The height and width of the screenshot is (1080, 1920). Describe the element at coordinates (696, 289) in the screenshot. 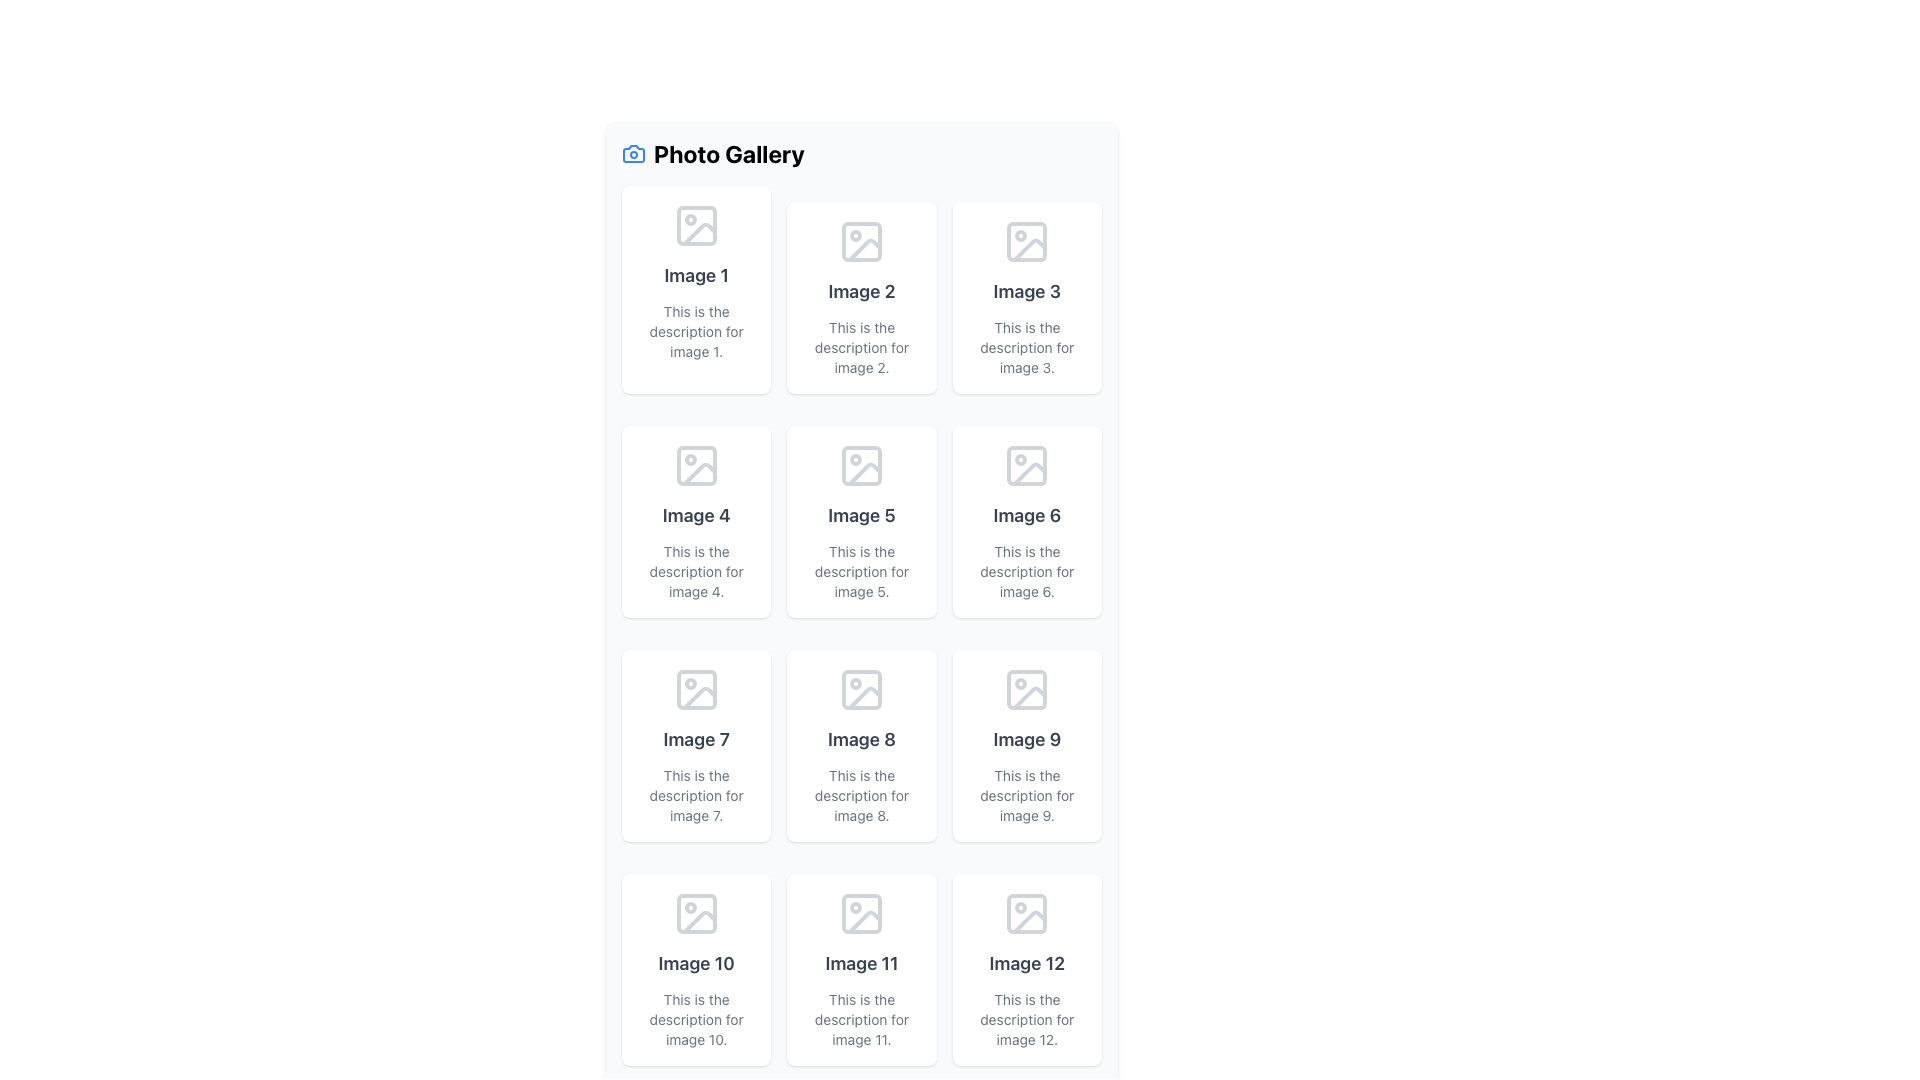

I see `text content of the first Content card in the top-left corner of the grid, which displays the label 'Image 1' and the description 'This is the description for image 1.'` at that location.